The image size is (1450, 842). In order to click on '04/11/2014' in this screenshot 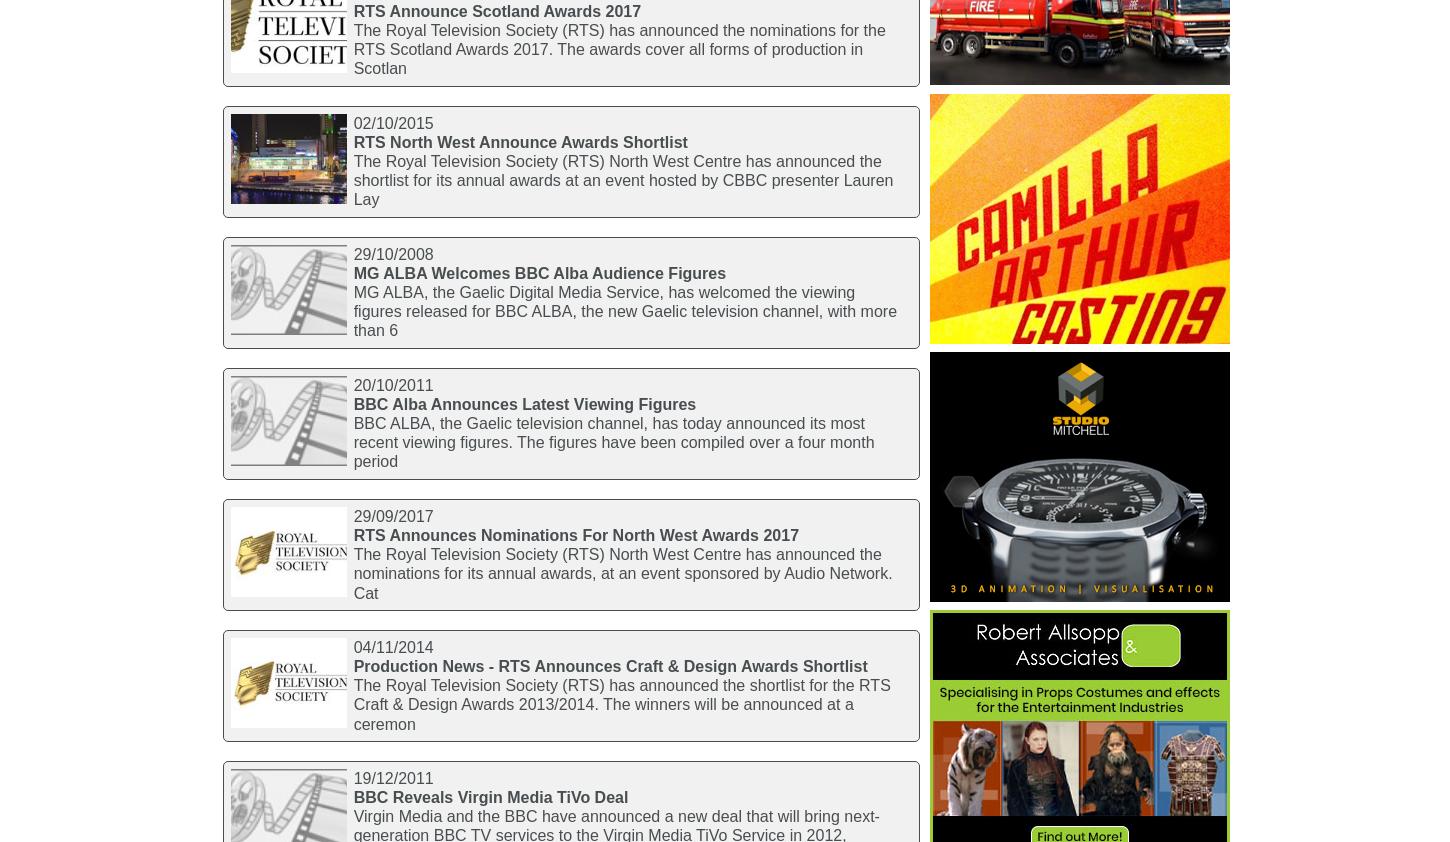, I will do `click(391, 646)`.